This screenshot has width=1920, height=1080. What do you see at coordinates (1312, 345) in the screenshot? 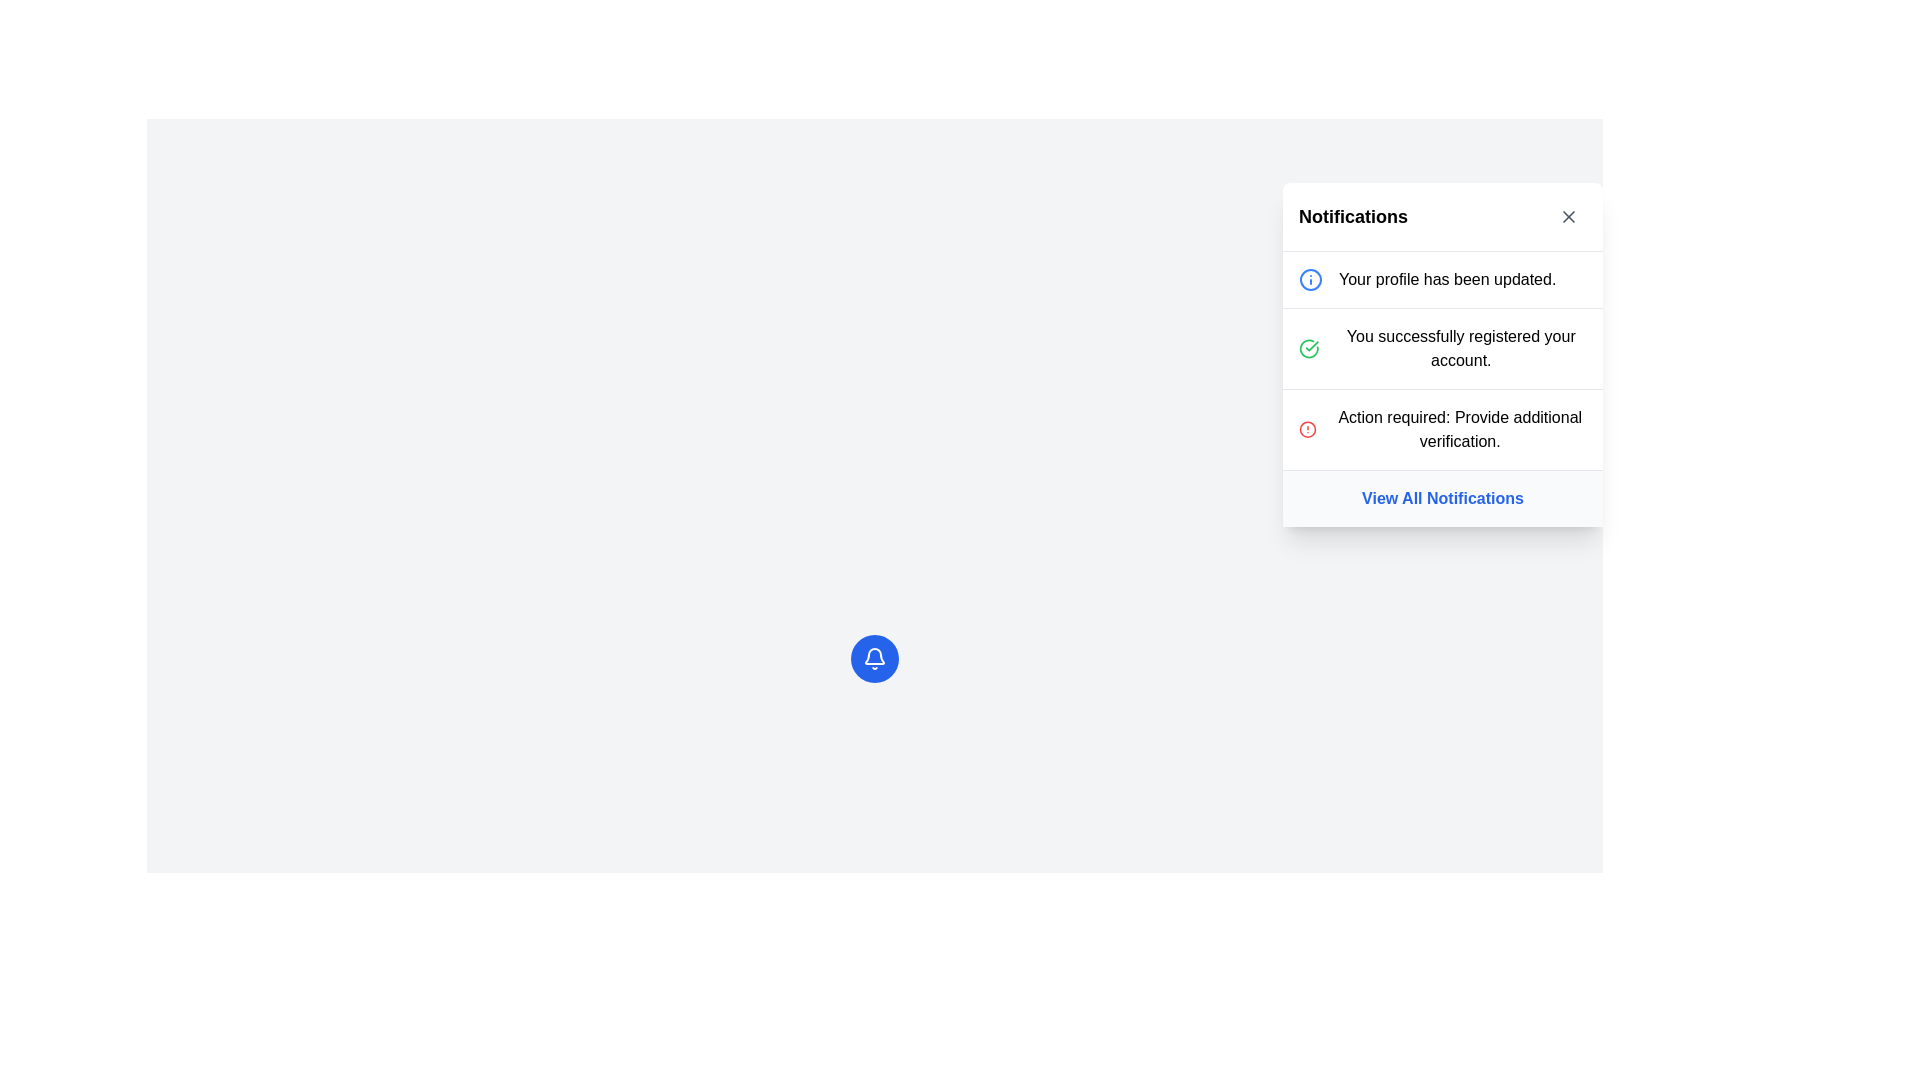
I see `the green checkmark icon associated with the confirmation message indicating successful account registration, located on the second notification item` at bounding box center [1312, 345].